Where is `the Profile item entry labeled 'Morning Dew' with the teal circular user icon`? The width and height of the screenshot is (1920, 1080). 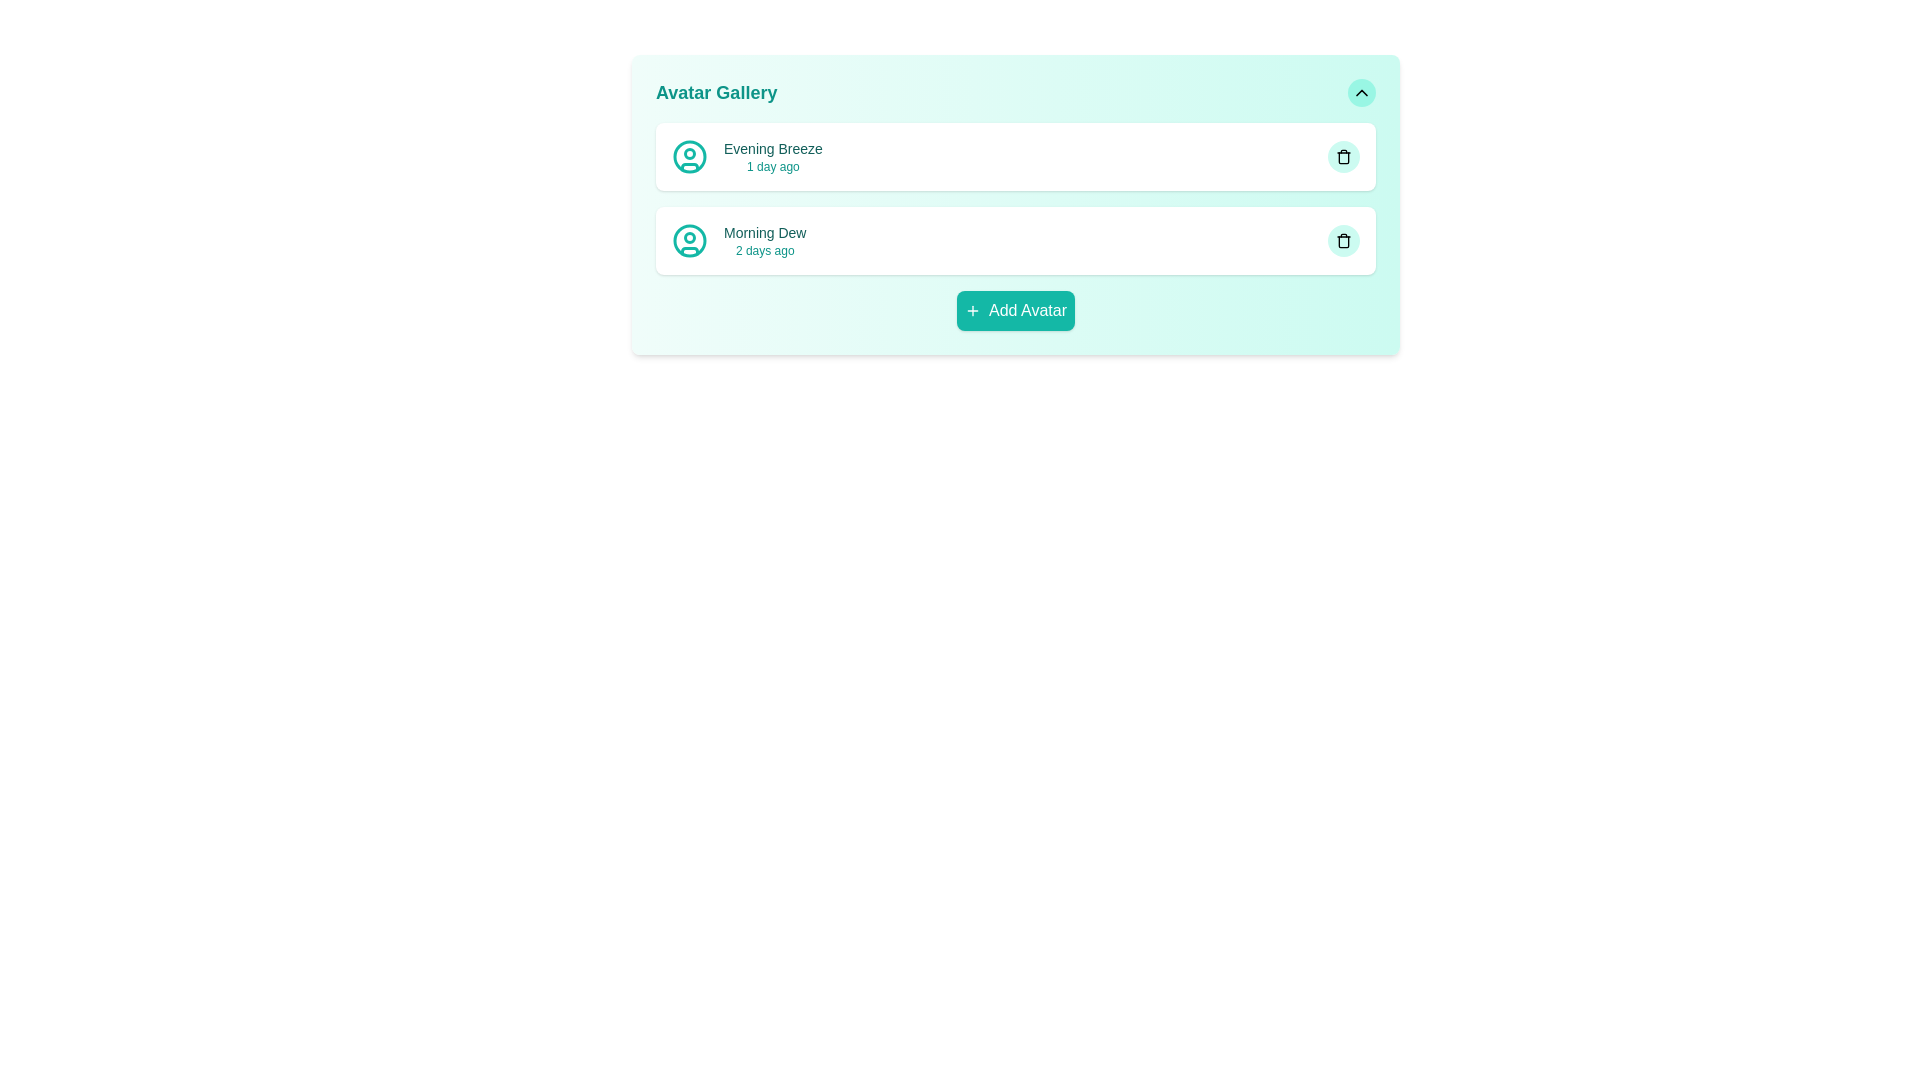 the Profile item entry labeled 'Morning Dew' with the teal circular user icon is located at coordinates (738, 239).